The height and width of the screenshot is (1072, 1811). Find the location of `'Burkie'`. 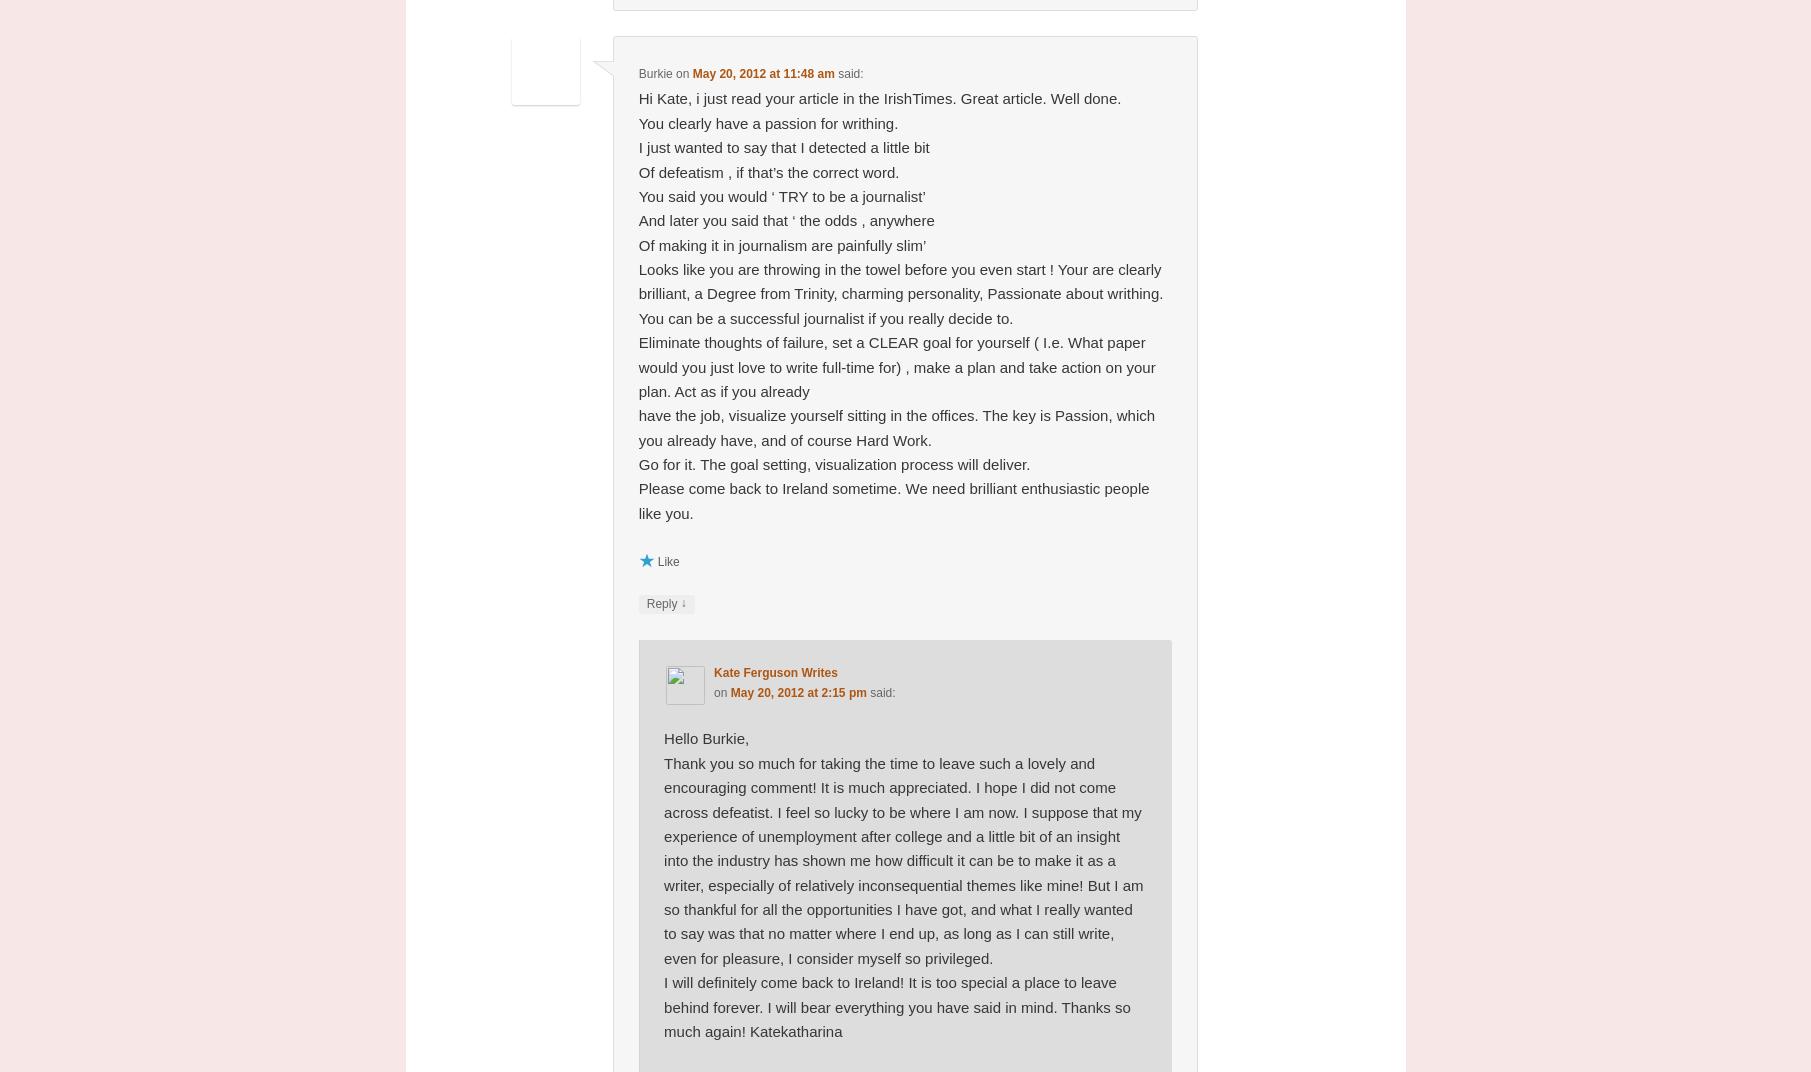

'Burkie' is located at coordinates (655, 73).